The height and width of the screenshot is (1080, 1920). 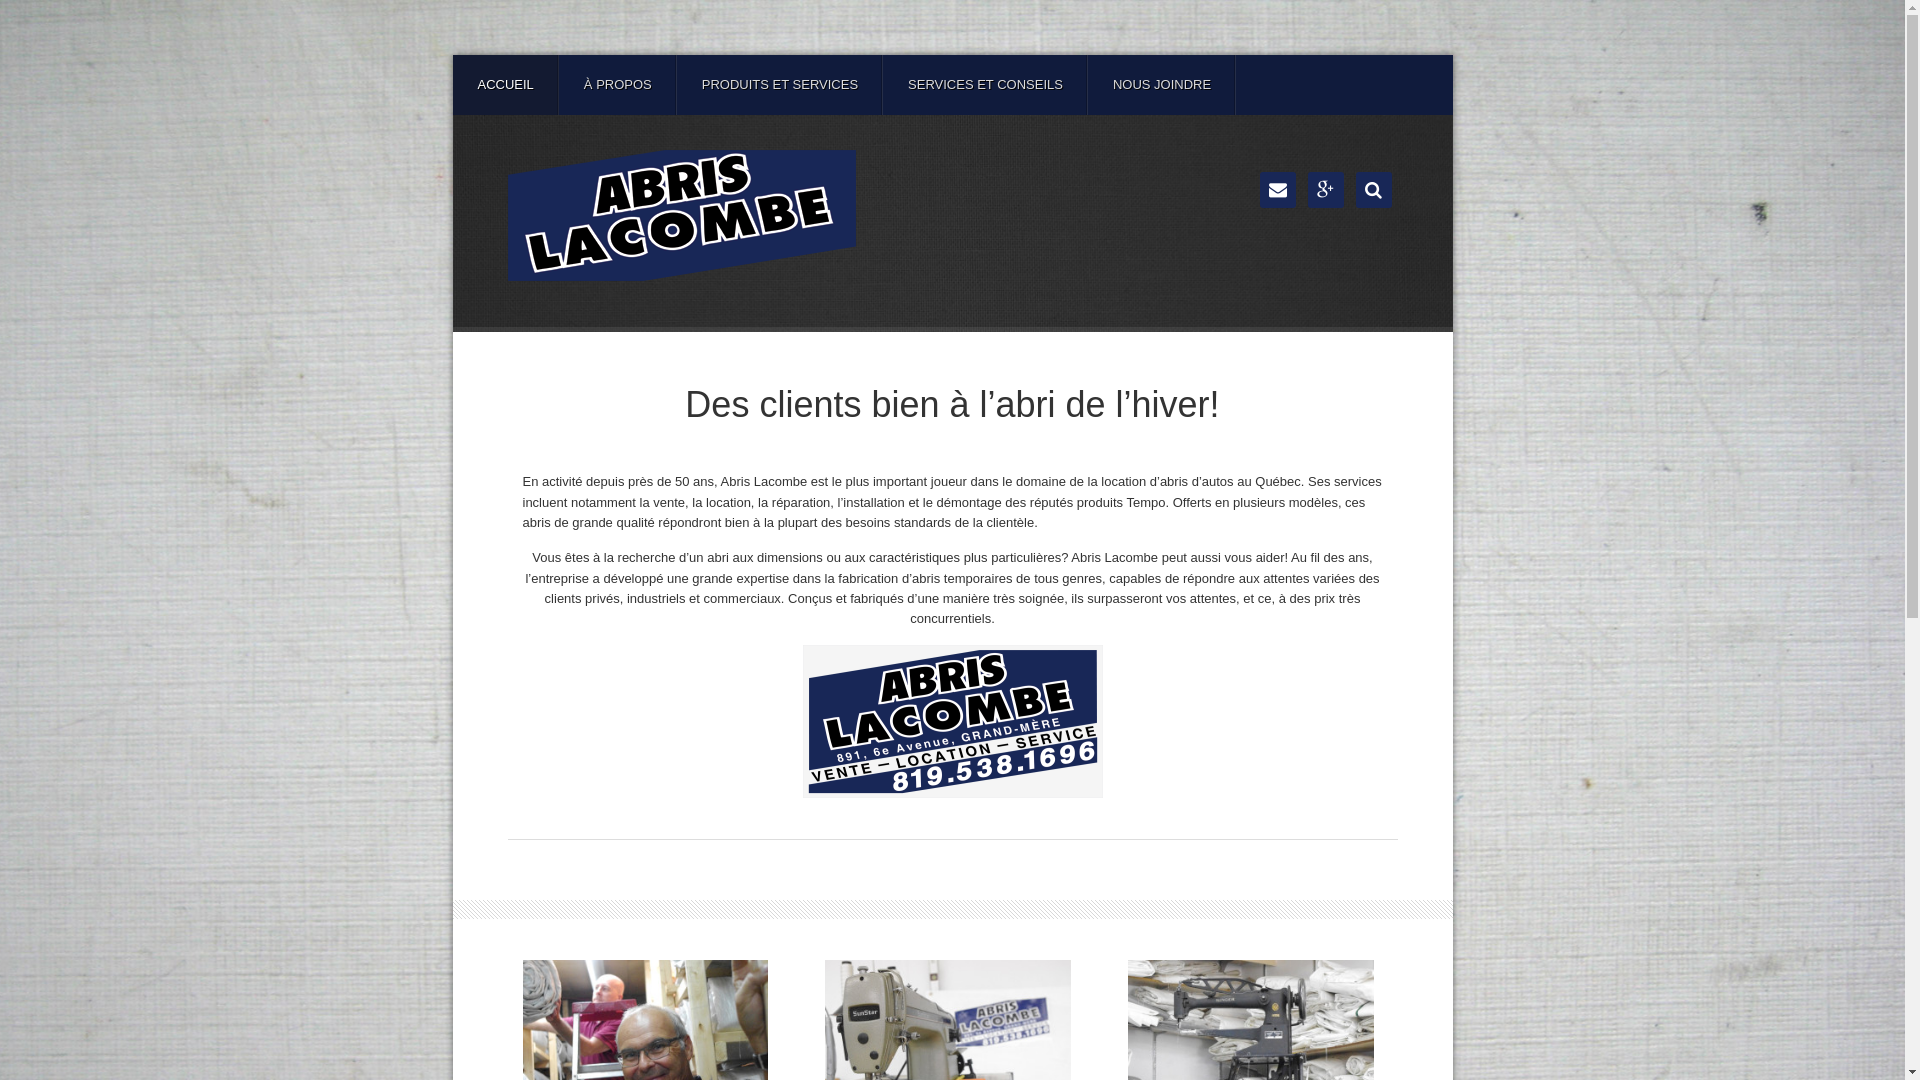 I want to click on 'Abris Lacombe', so click(x=681, y=215).